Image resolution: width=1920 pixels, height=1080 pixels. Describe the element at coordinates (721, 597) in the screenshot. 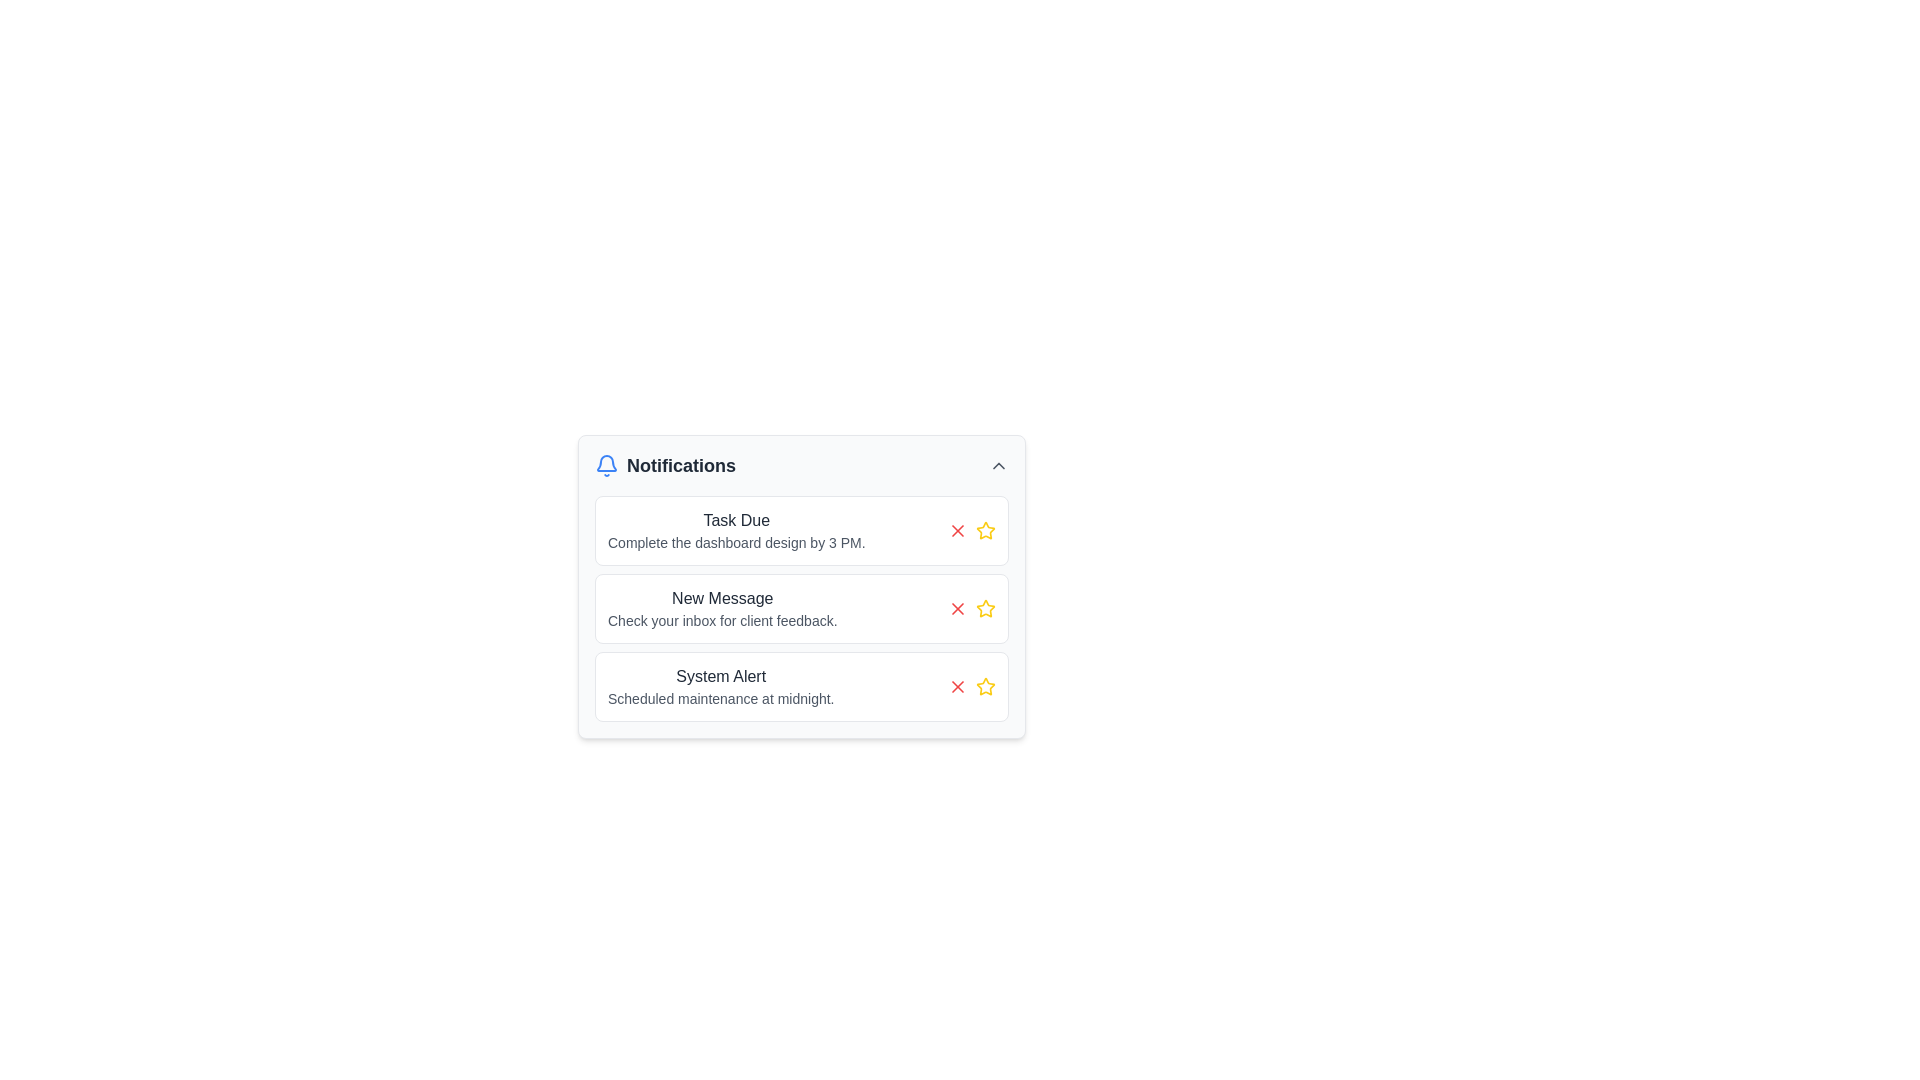

I see `the 'New Message' text label, which is the primary heading of the second notification item within the 'Notifications' card` at that location.